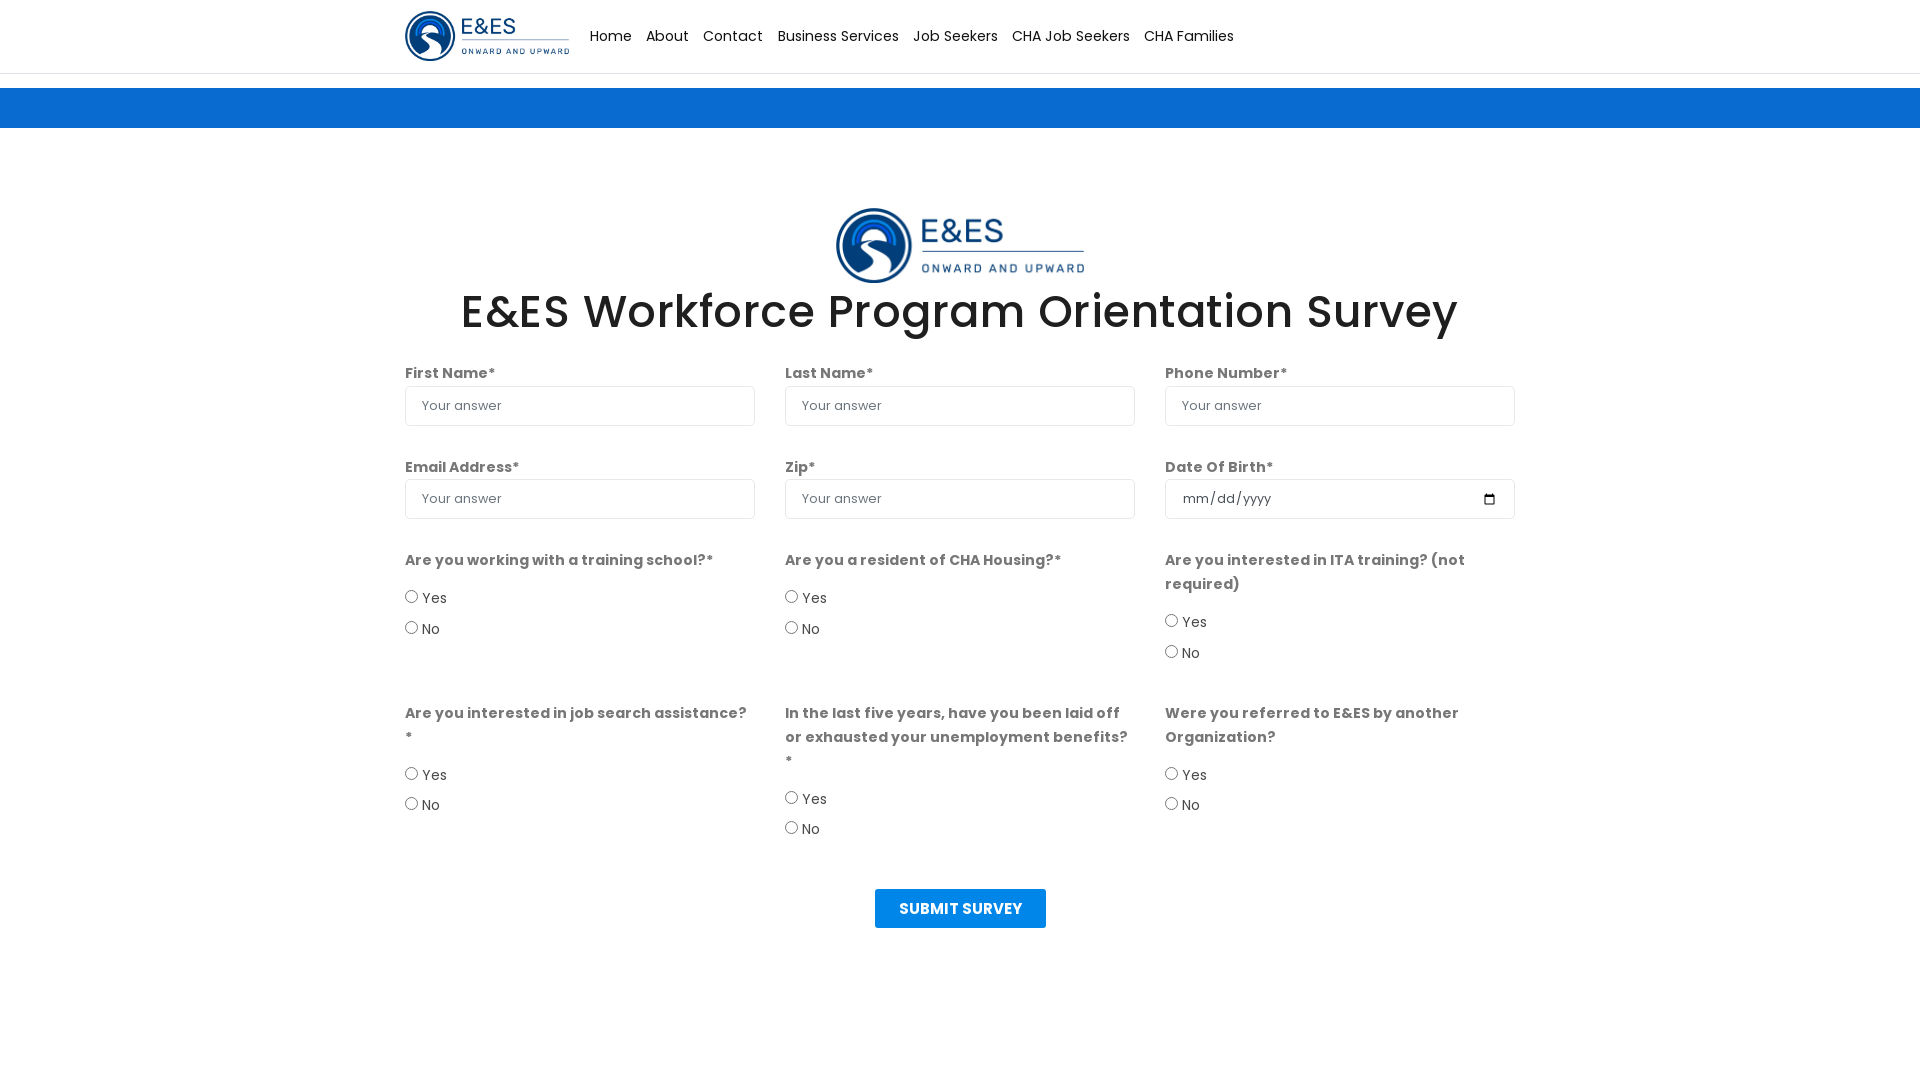 This screenshot has width=1920, height=1080. I want to click on 'Contact', so click(732, 36).